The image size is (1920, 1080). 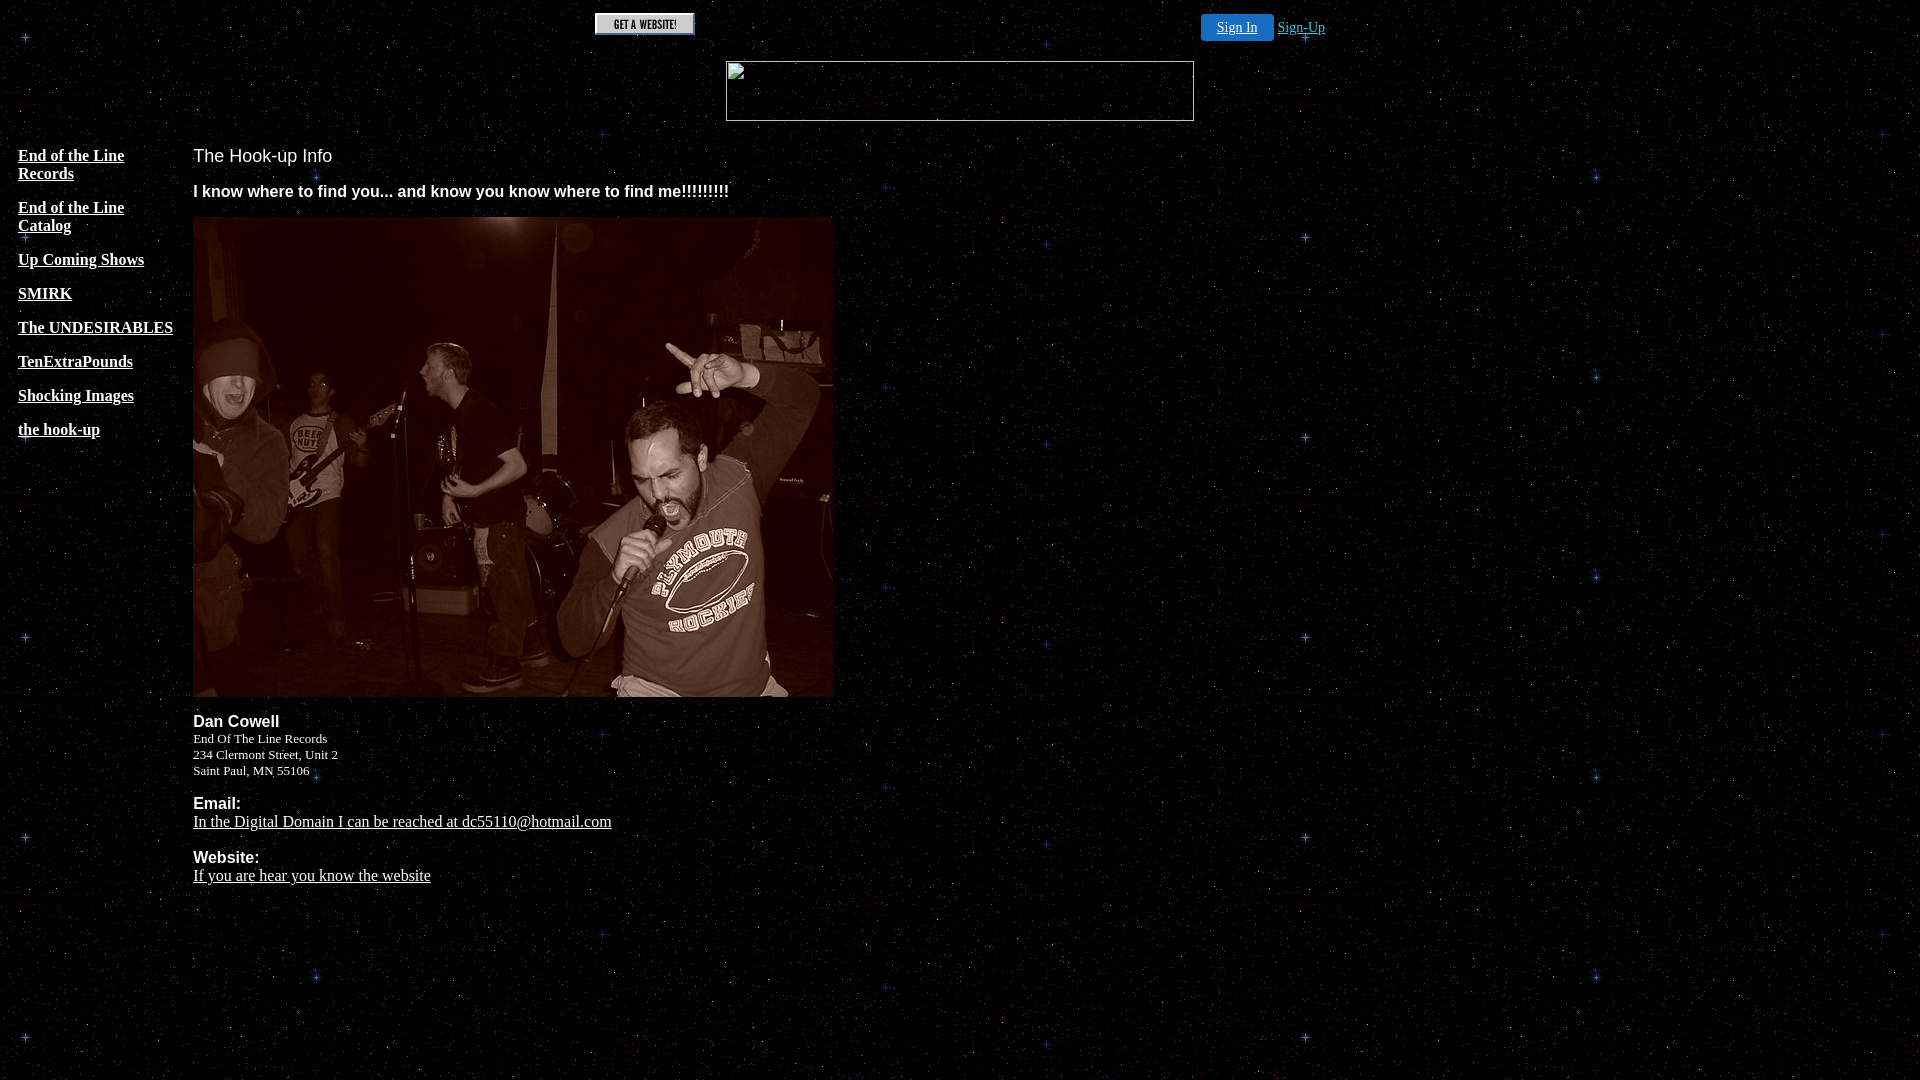 I want to click on 'SMIRK', so click(x=18, y=293).